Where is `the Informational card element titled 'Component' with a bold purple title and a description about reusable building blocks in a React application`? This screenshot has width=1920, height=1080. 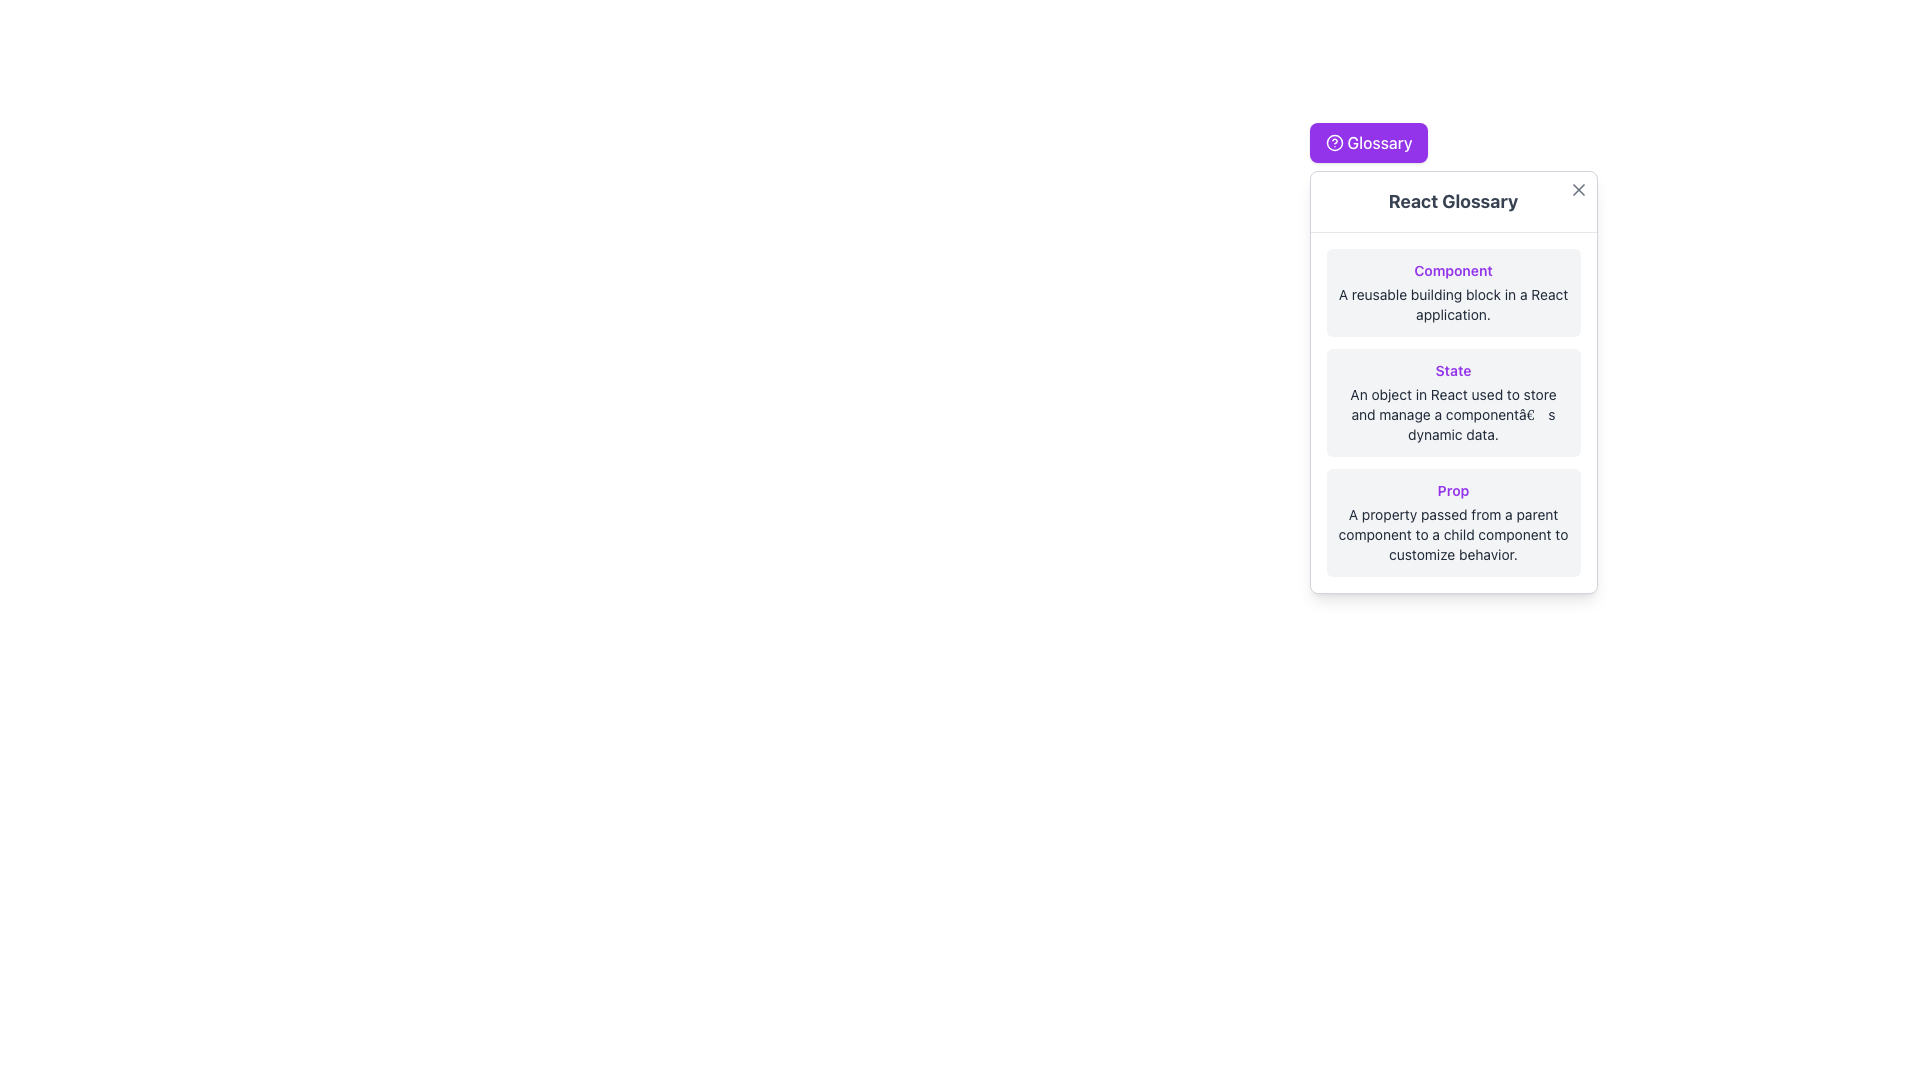
the Informational card element titled 'Component' with a bold purple title and a description about reusable building blocks in a React application is located at coordinates (1453, 293).